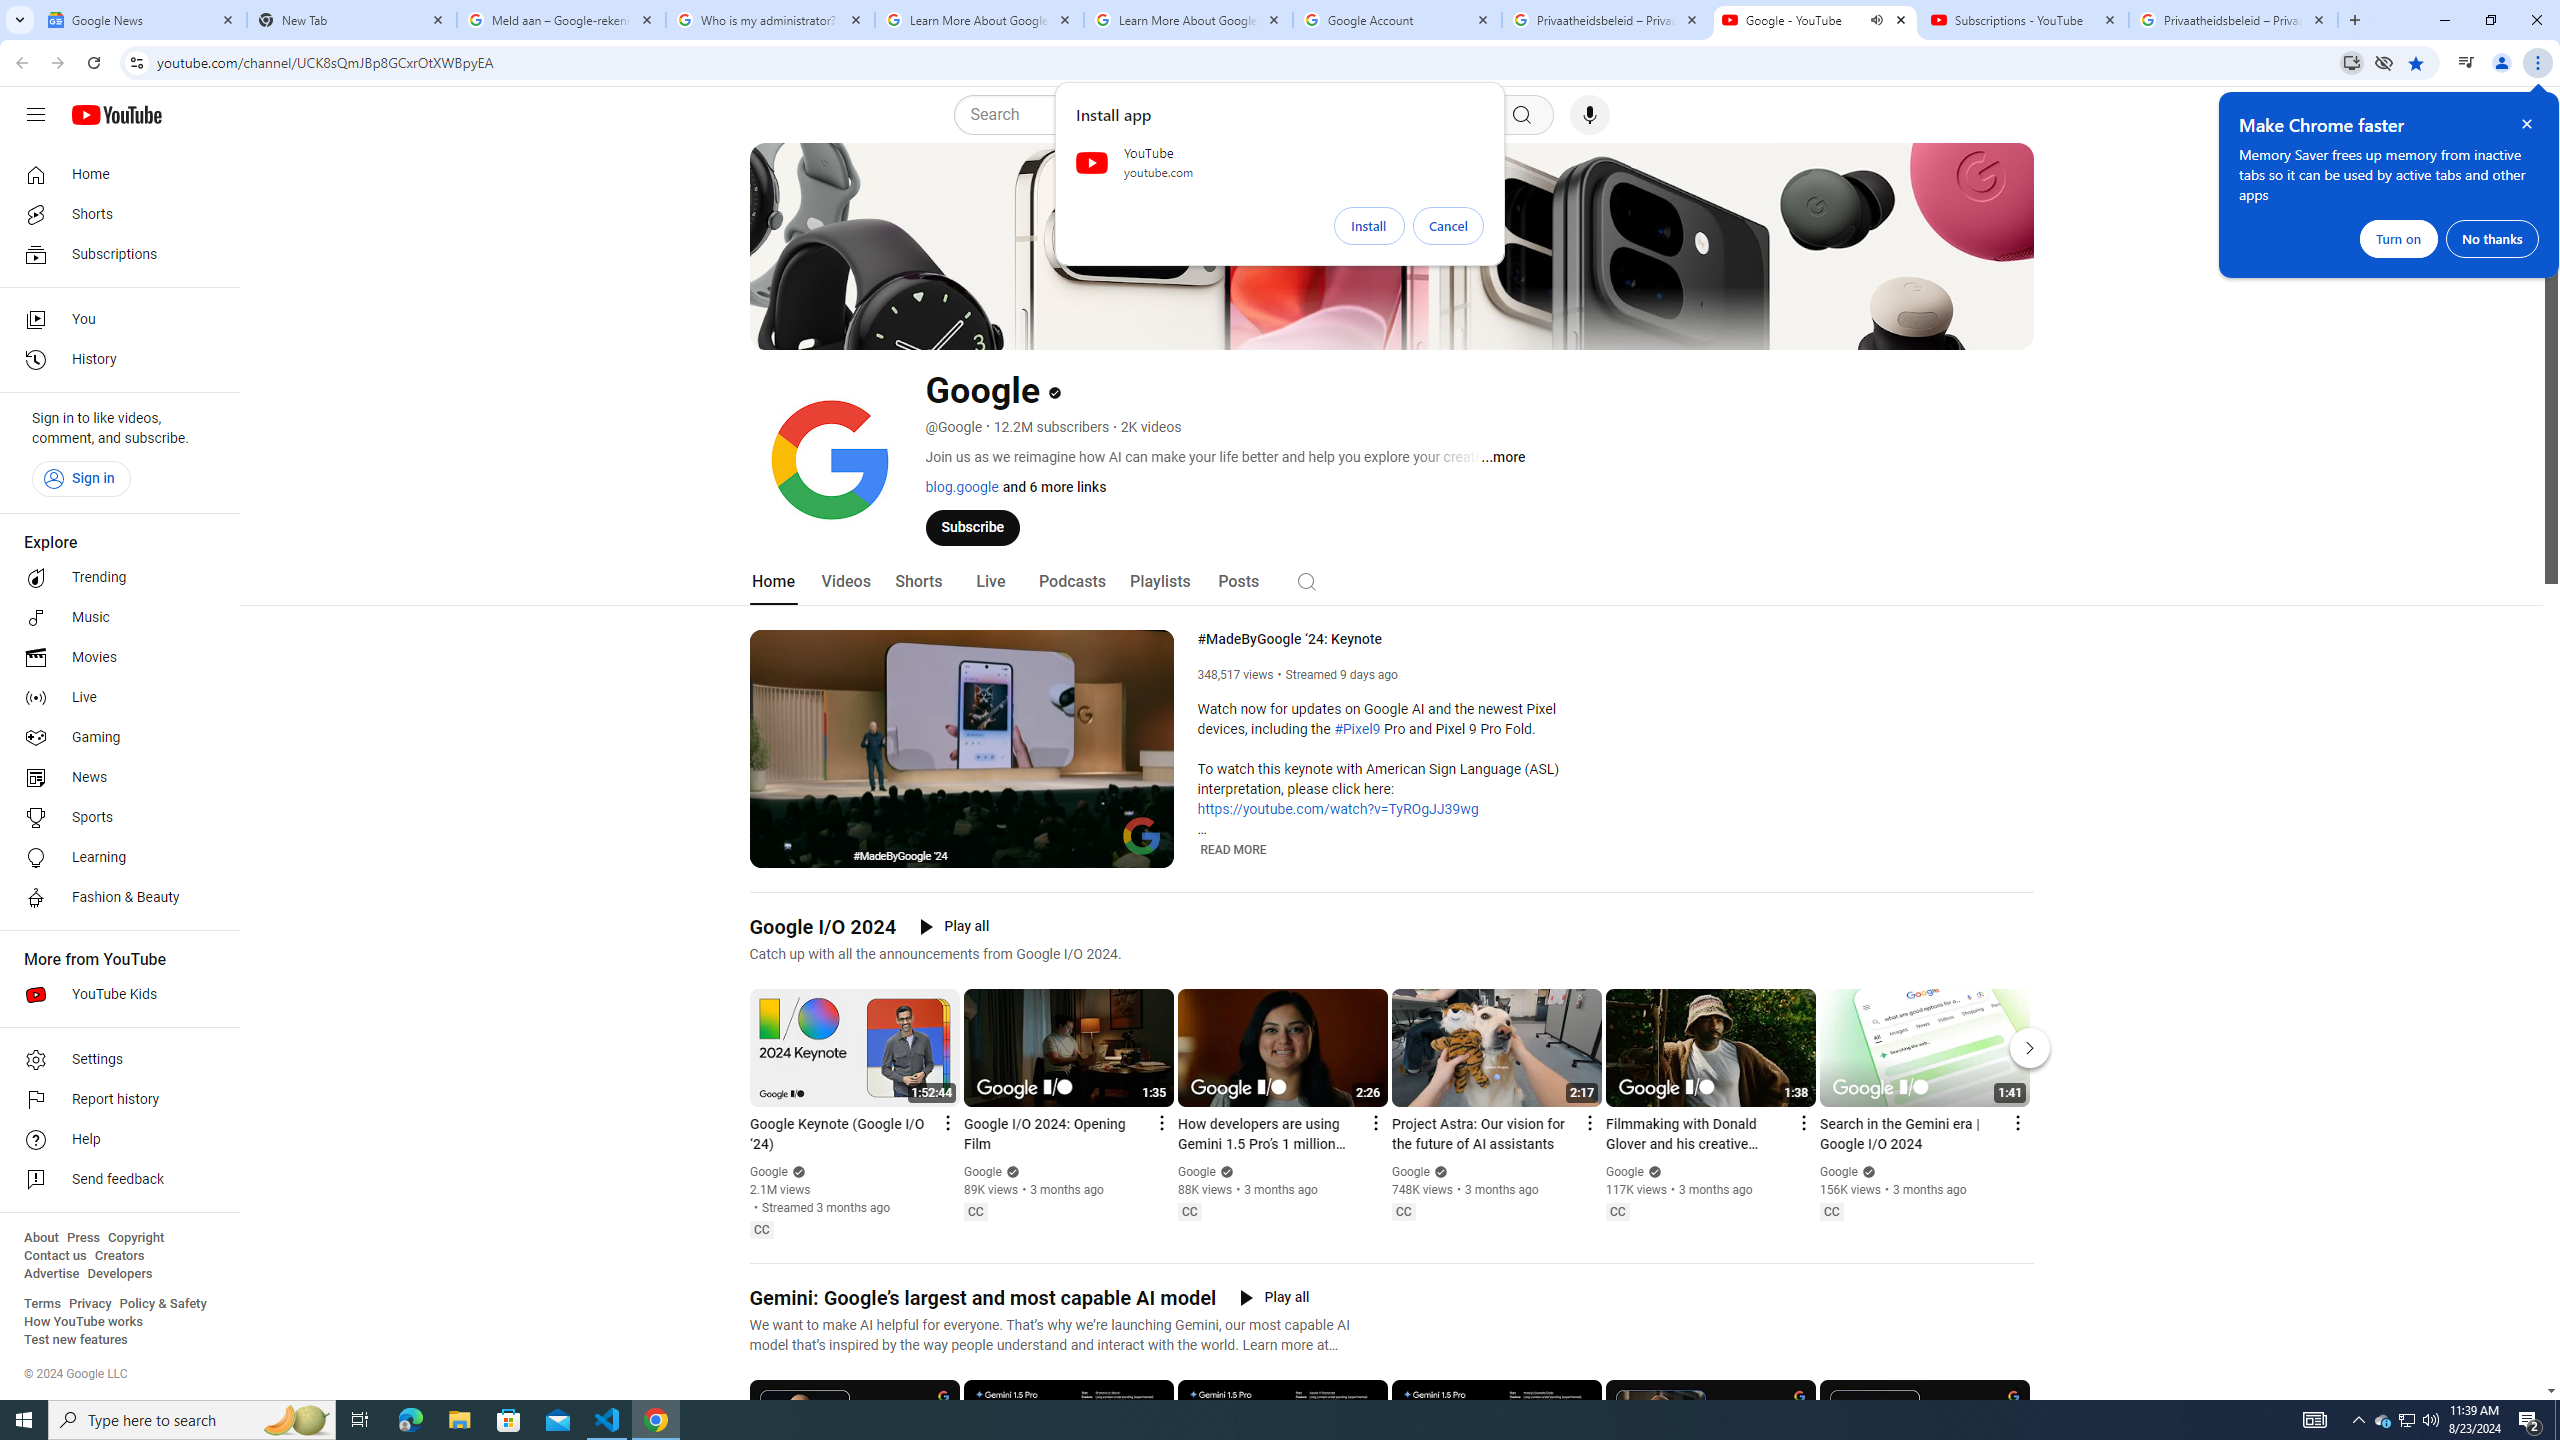  I want to click on 'Verified', so click(1866, 1171).